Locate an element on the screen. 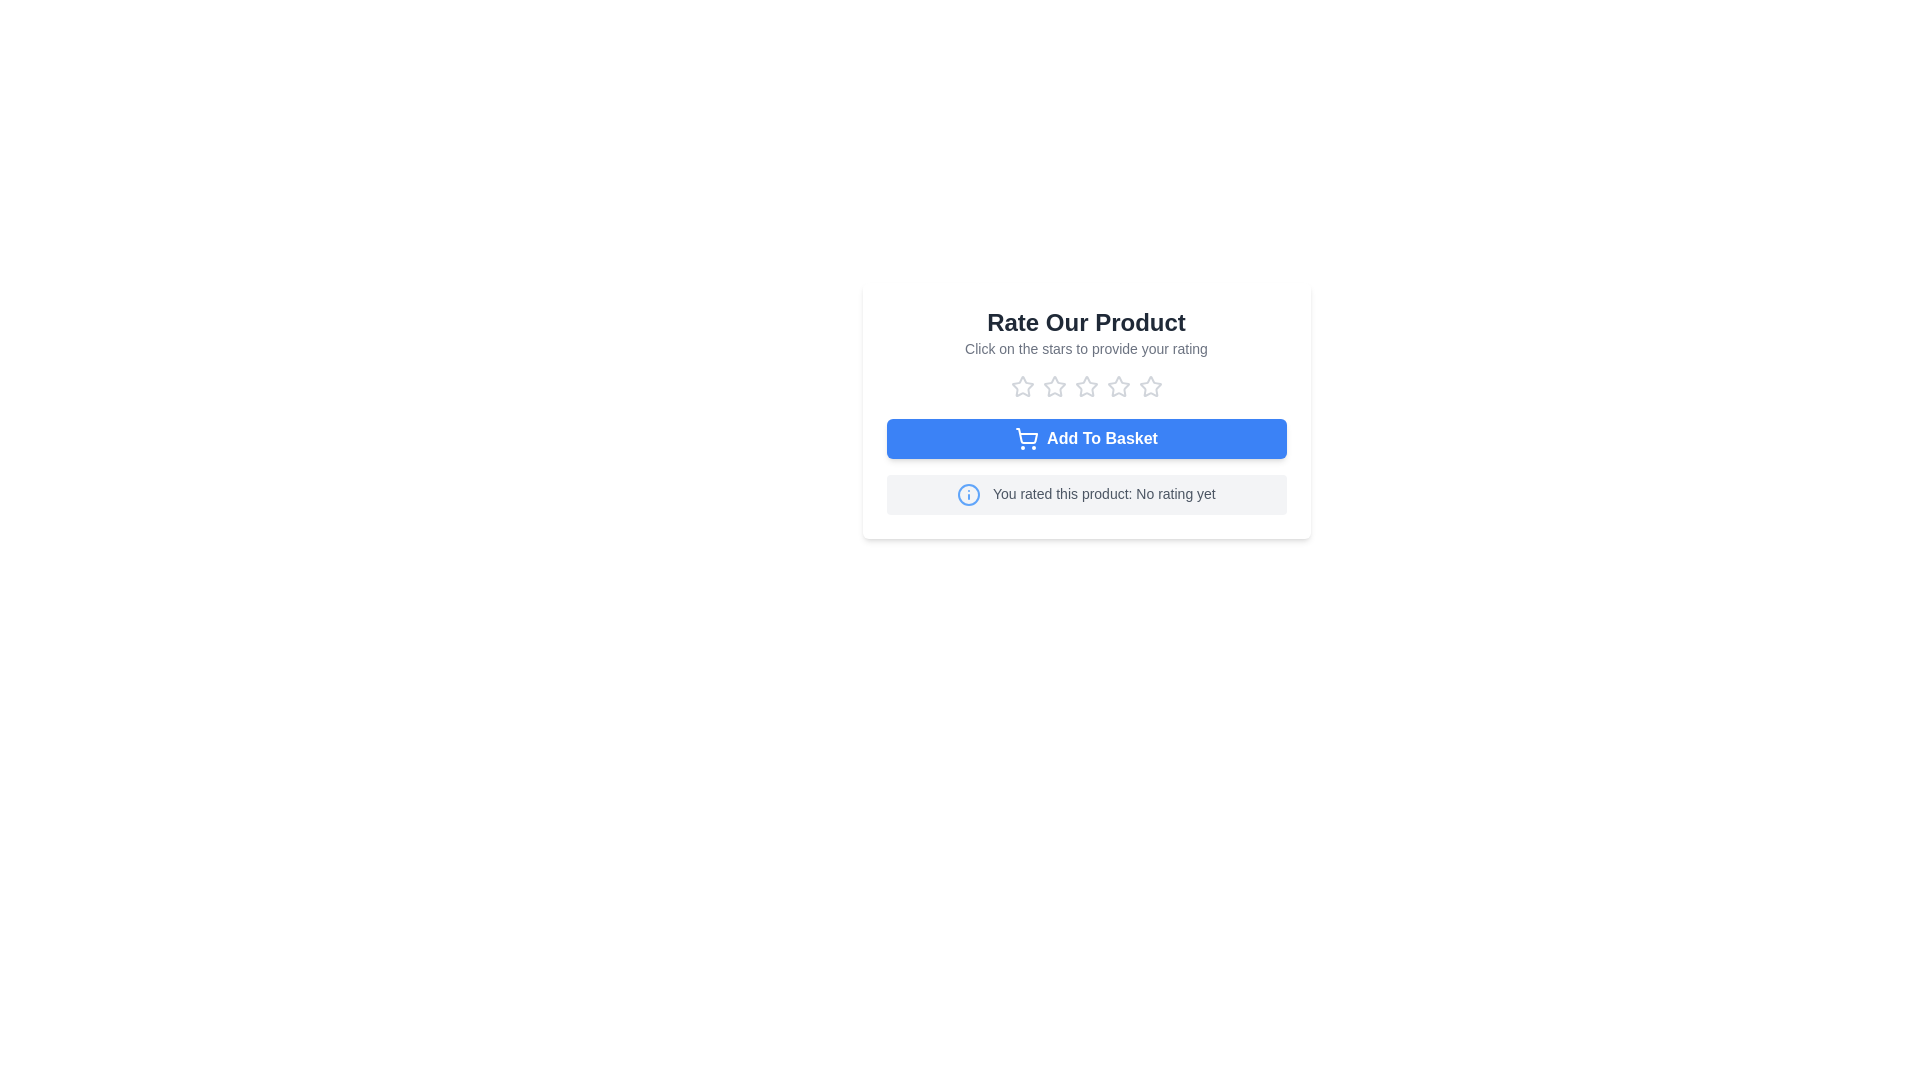  the circular blue icon with an 'i' symbol located to the left of the text message 'You rated this product: No rating yet' is located at coordinates (969, 494).